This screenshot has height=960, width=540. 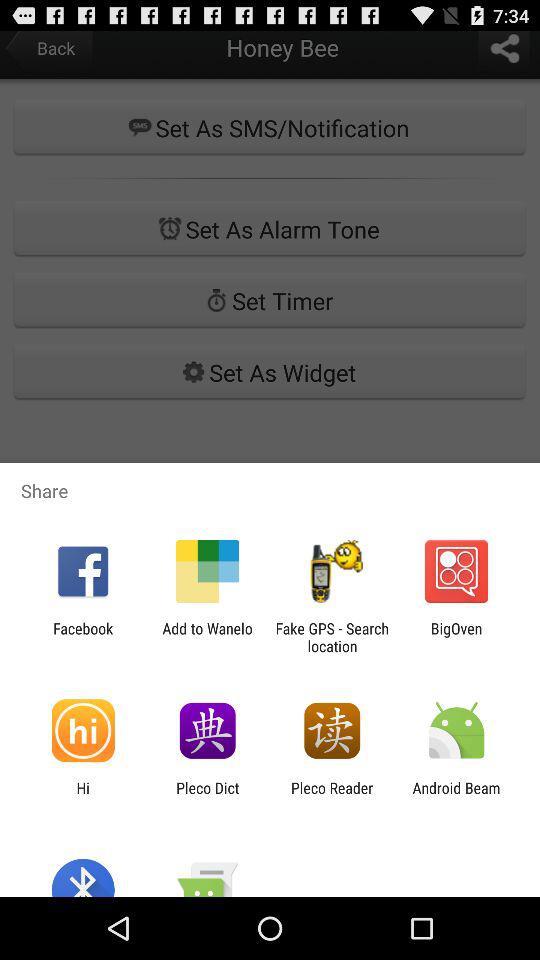 What do you see at coordinates (332, 636) in the screenshot?
I see `the item next to the add to wanelo item` at bounding box center [332, 636].